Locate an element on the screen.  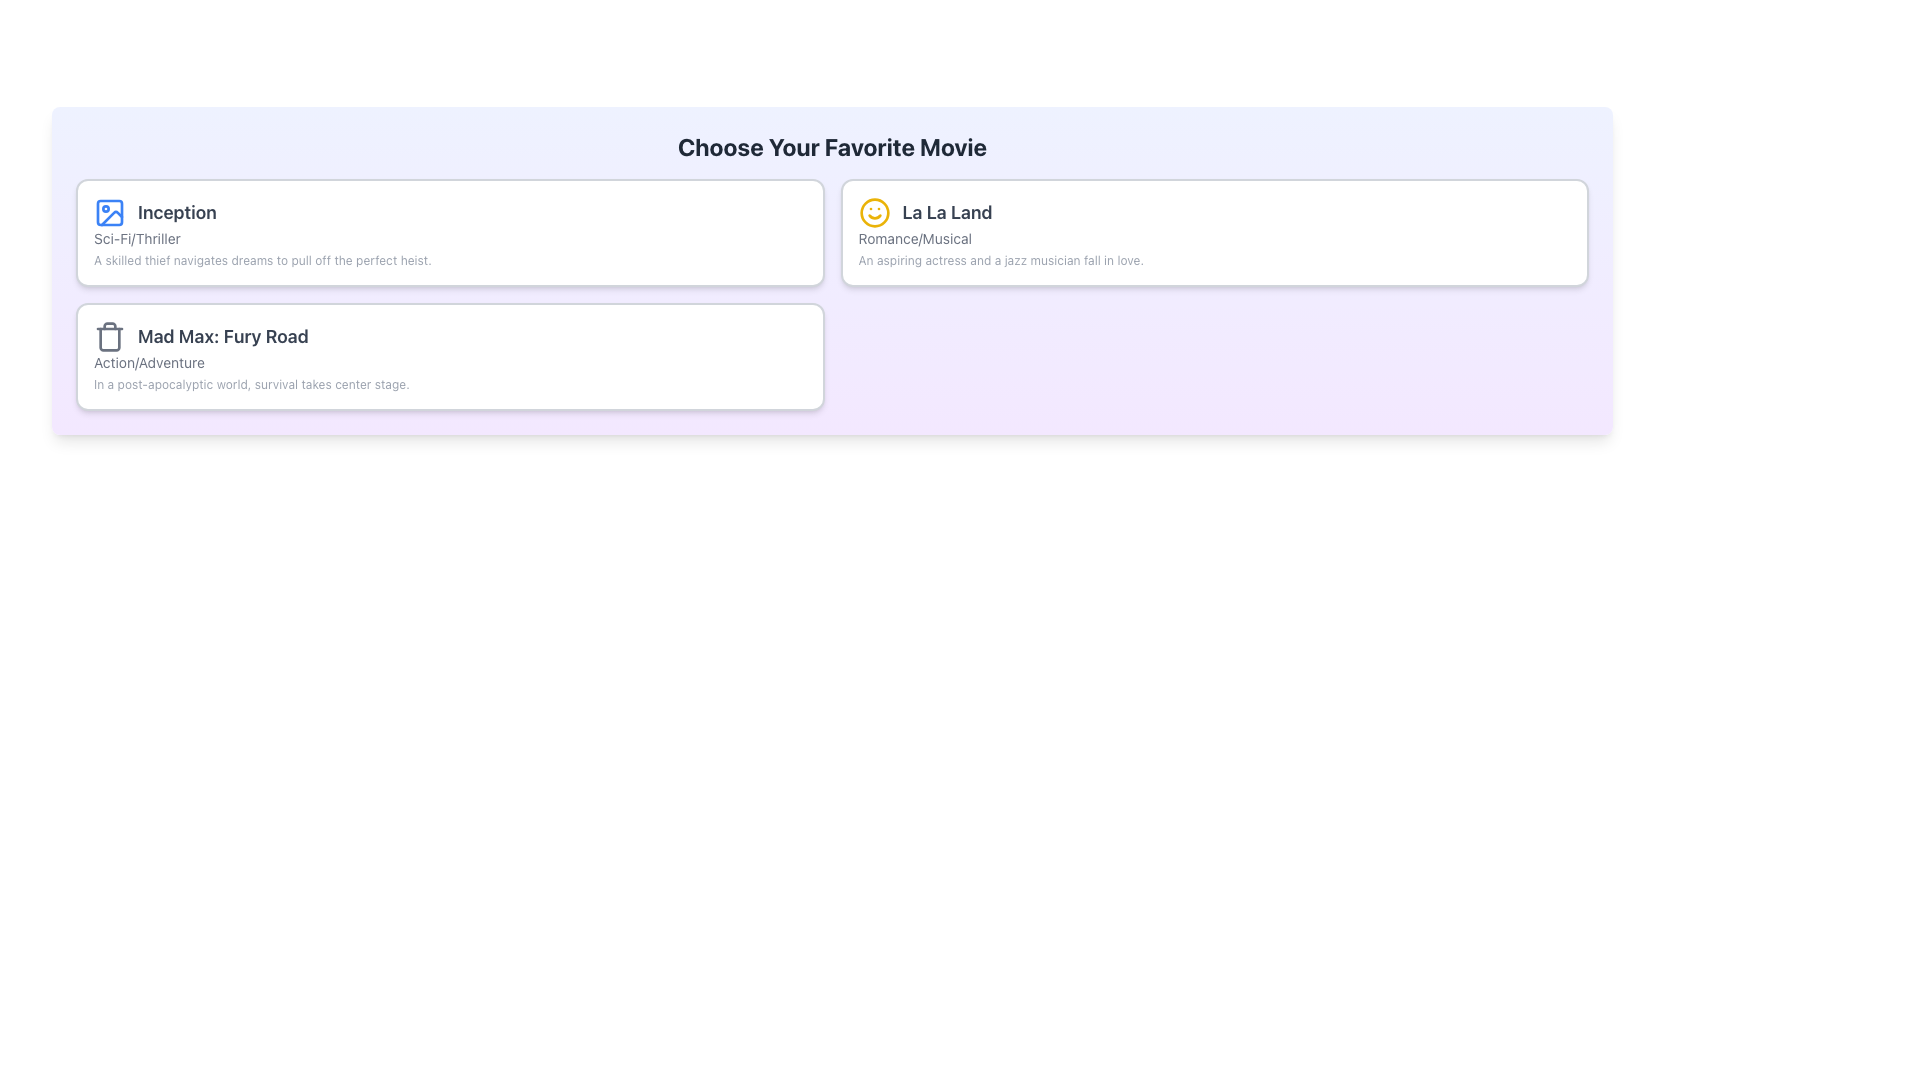
the descriptive text label that reads 'An aspiring actress and a jazz musician fall in love.' located below the 'Romance/Musical' category in the 'La La Land' movie card is located at coordinates (1001, 260).